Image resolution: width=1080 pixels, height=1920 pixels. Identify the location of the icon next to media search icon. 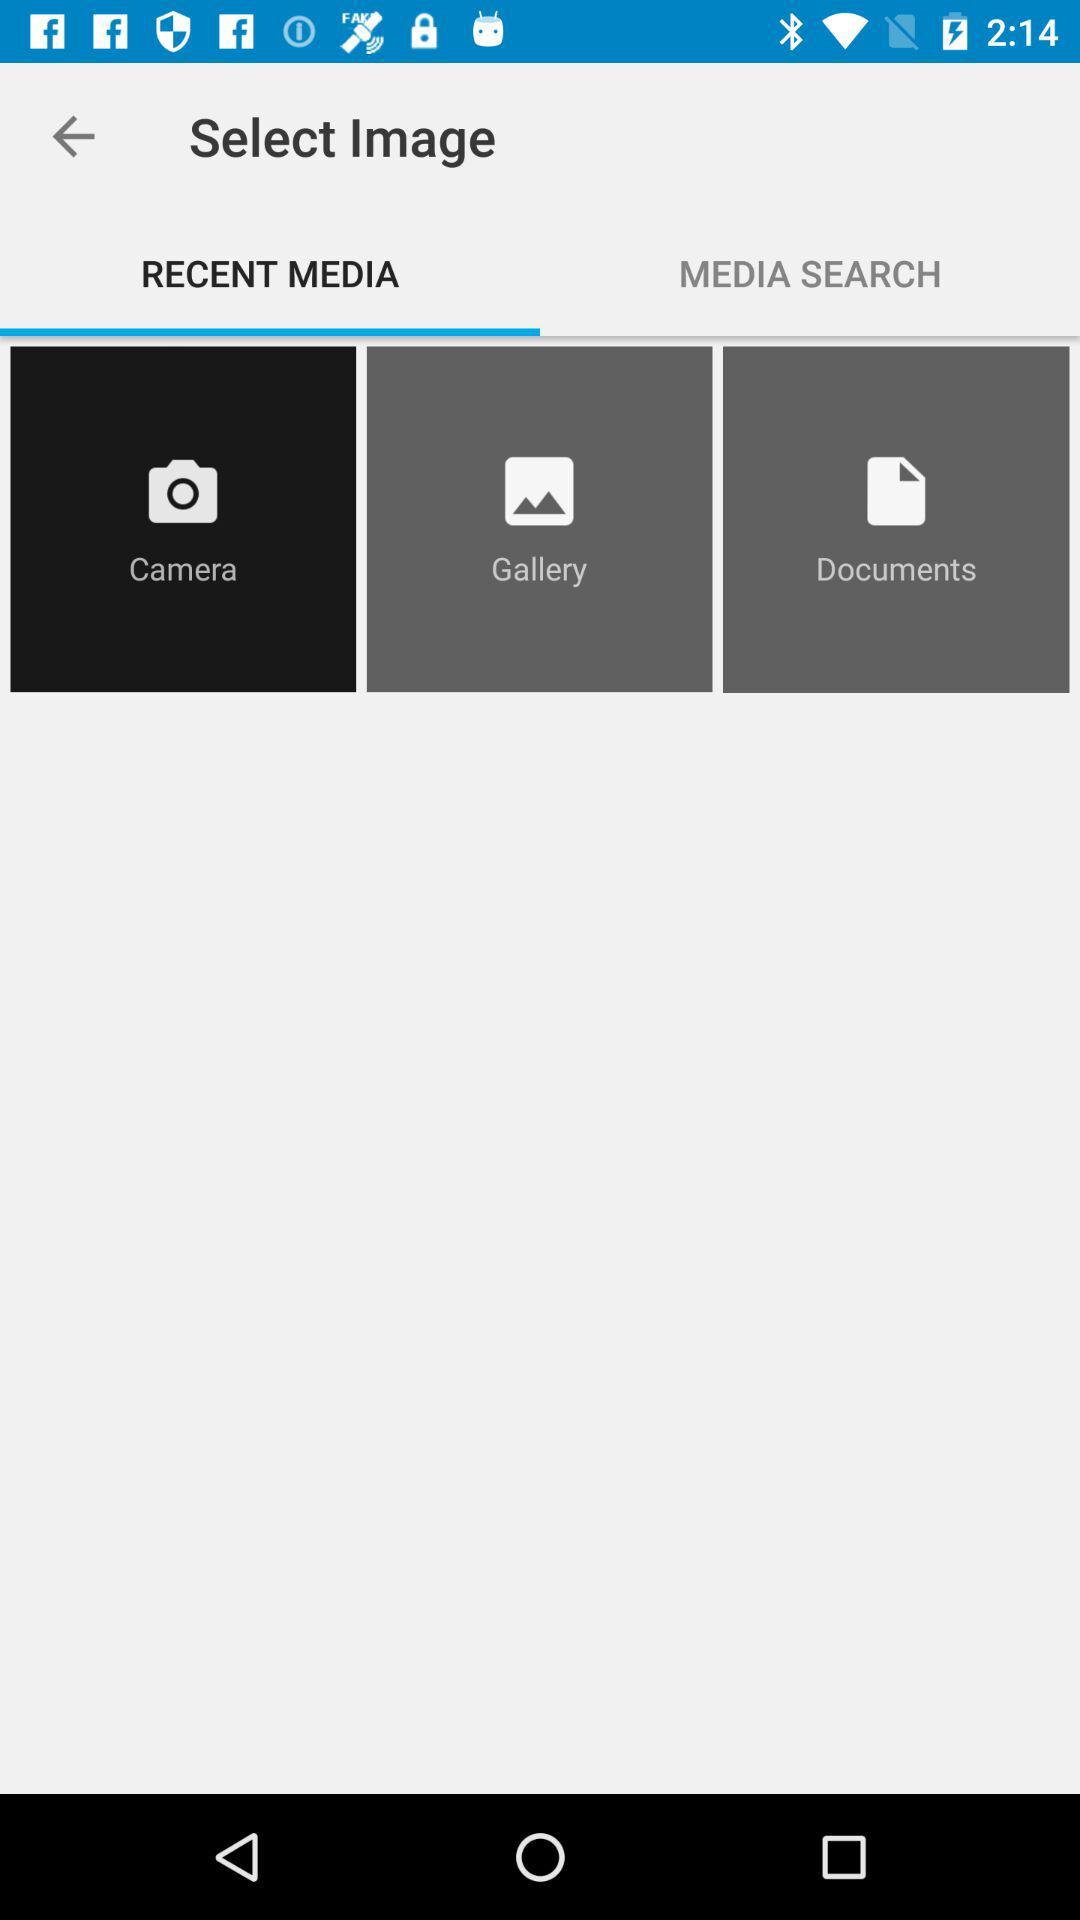
(270, 272).